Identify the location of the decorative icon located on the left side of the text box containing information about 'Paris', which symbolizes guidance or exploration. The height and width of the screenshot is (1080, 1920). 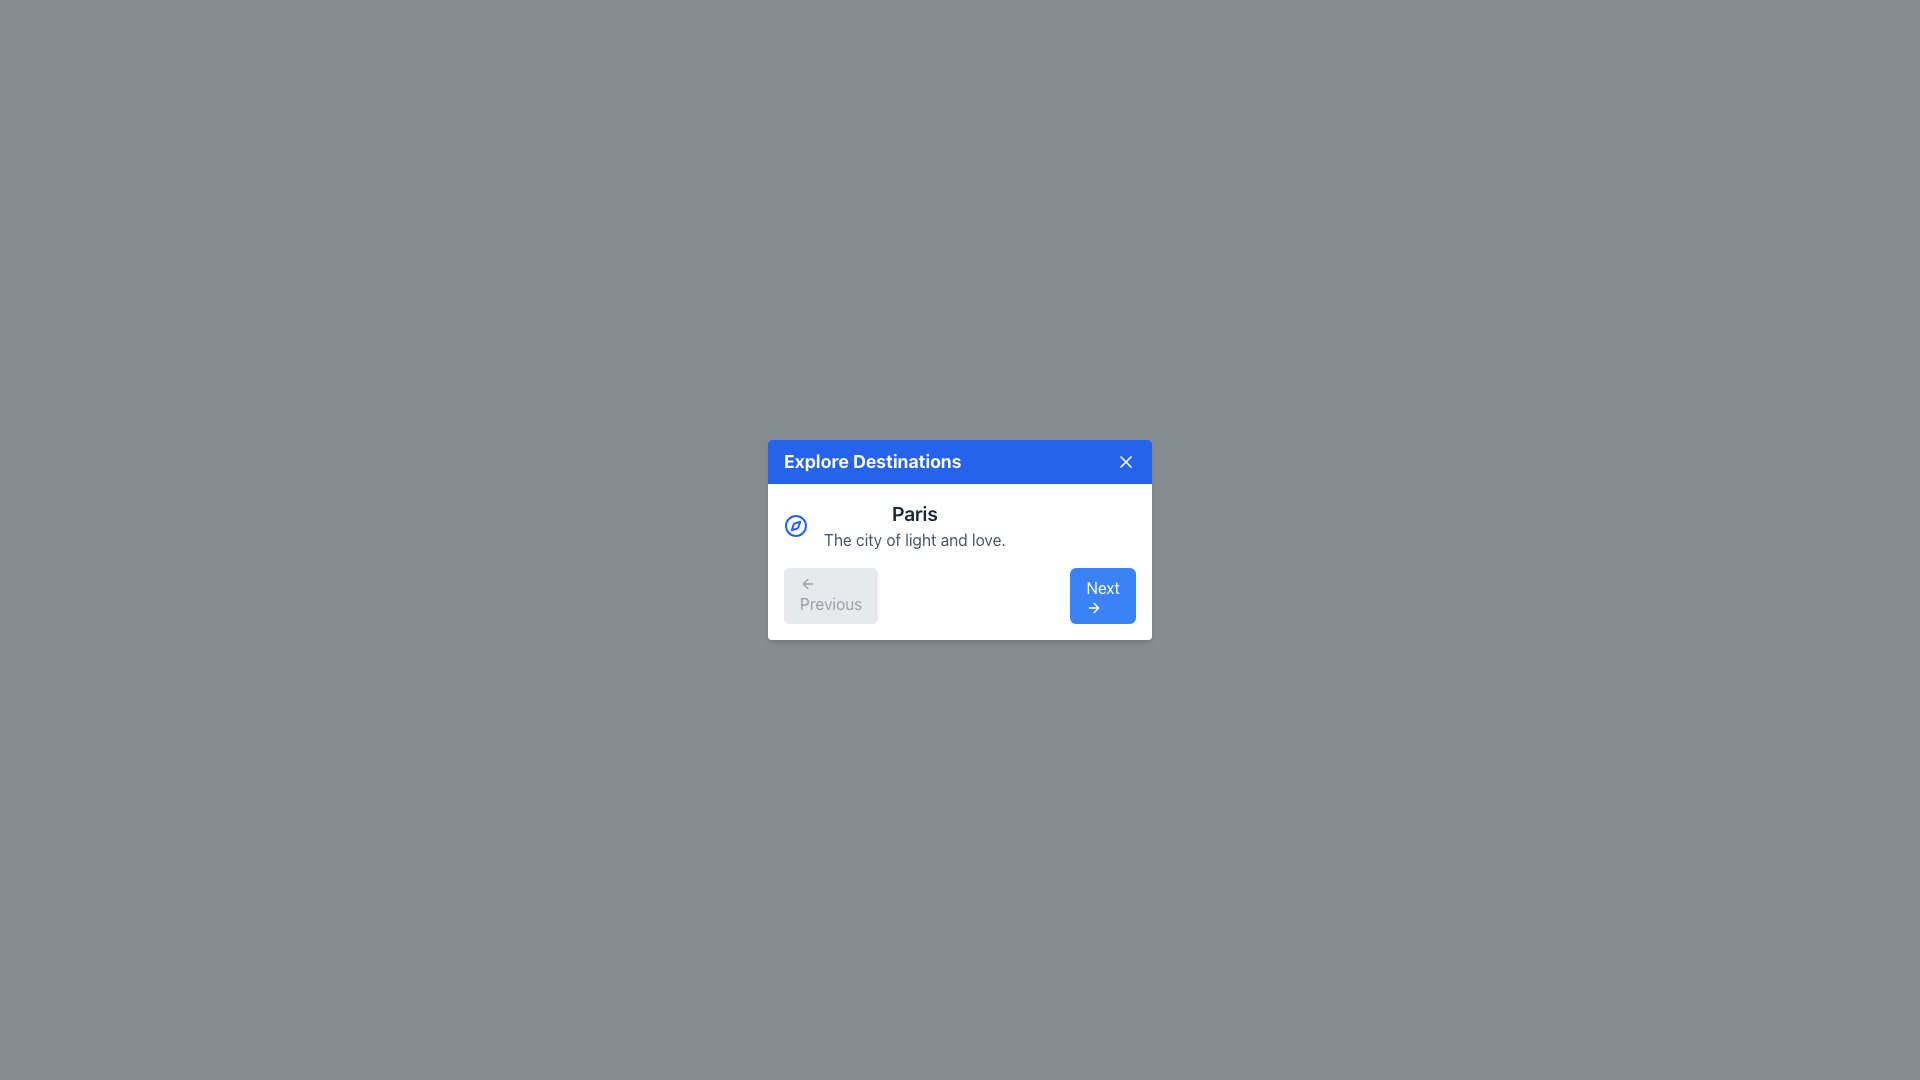
(795, 524).